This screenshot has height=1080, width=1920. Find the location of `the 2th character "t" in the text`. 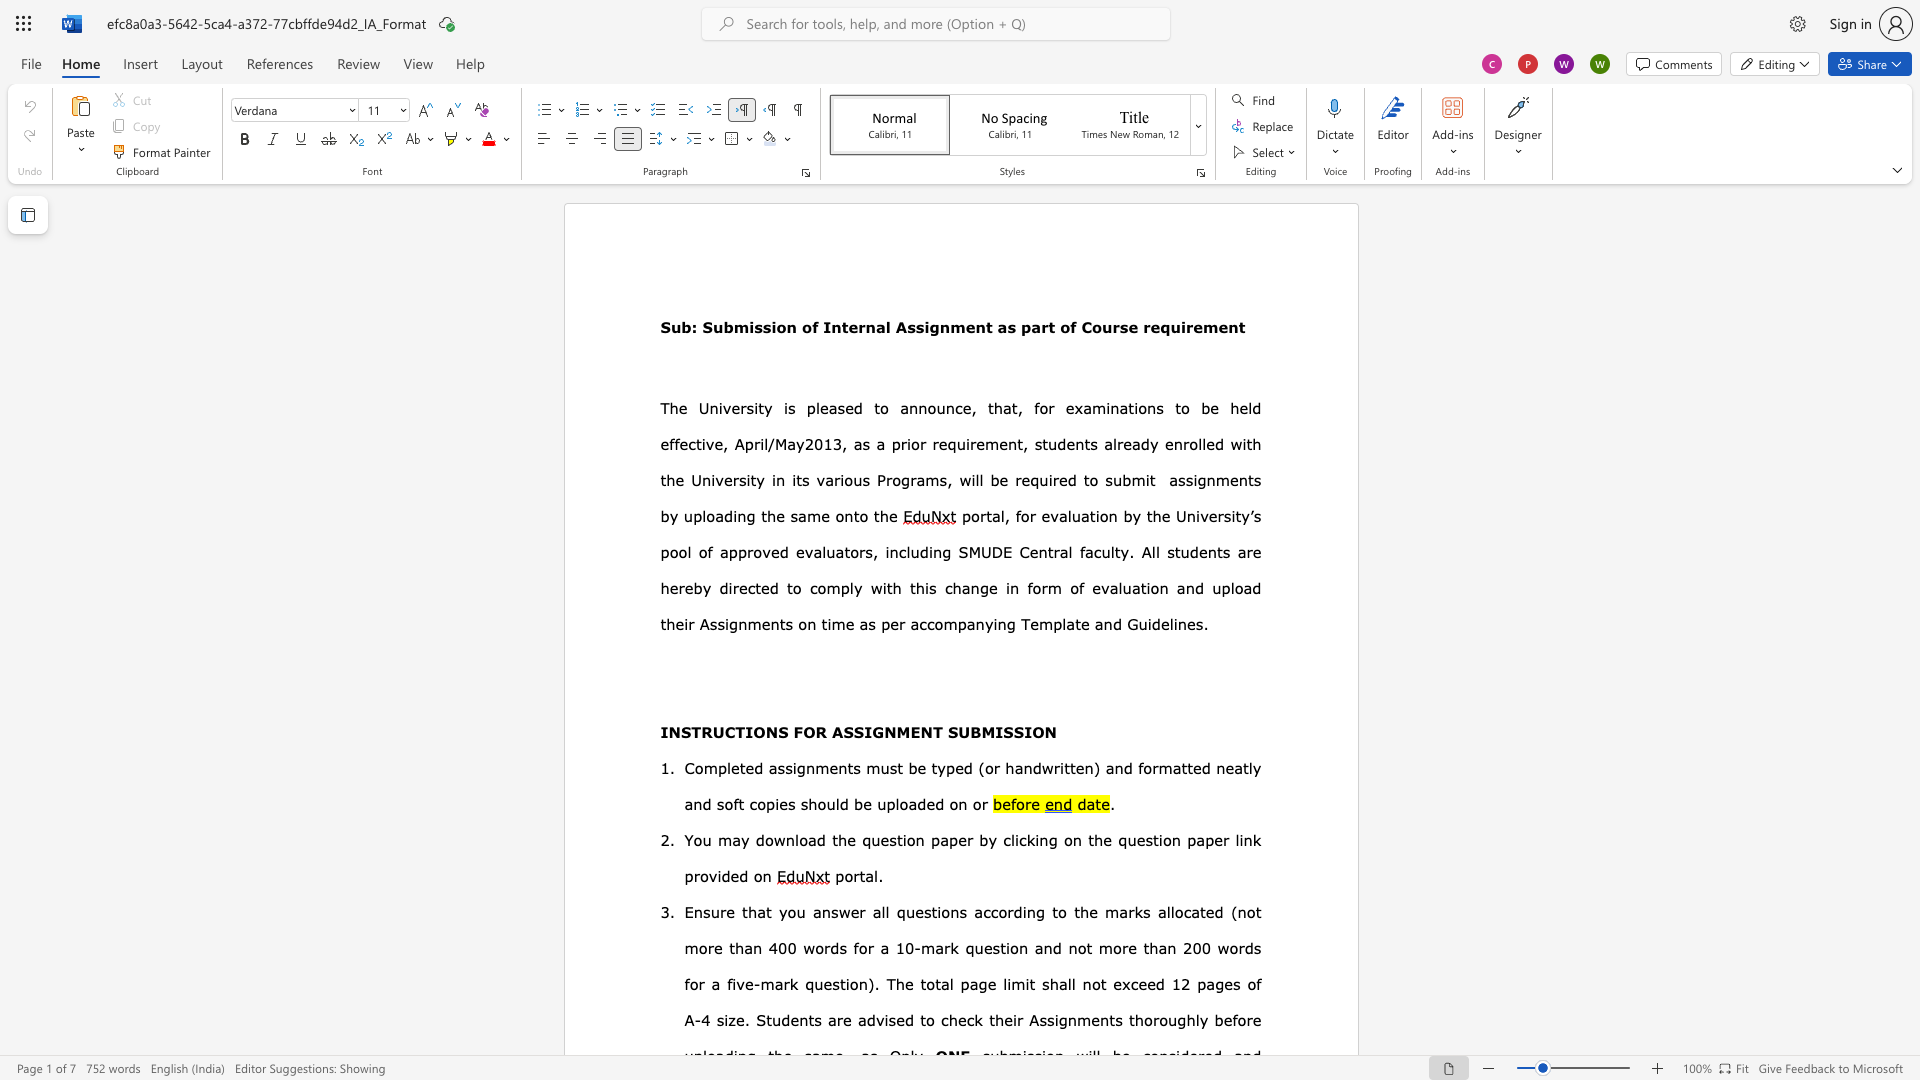

the 2th character "t" in the text is located at coordinates (663, 479).